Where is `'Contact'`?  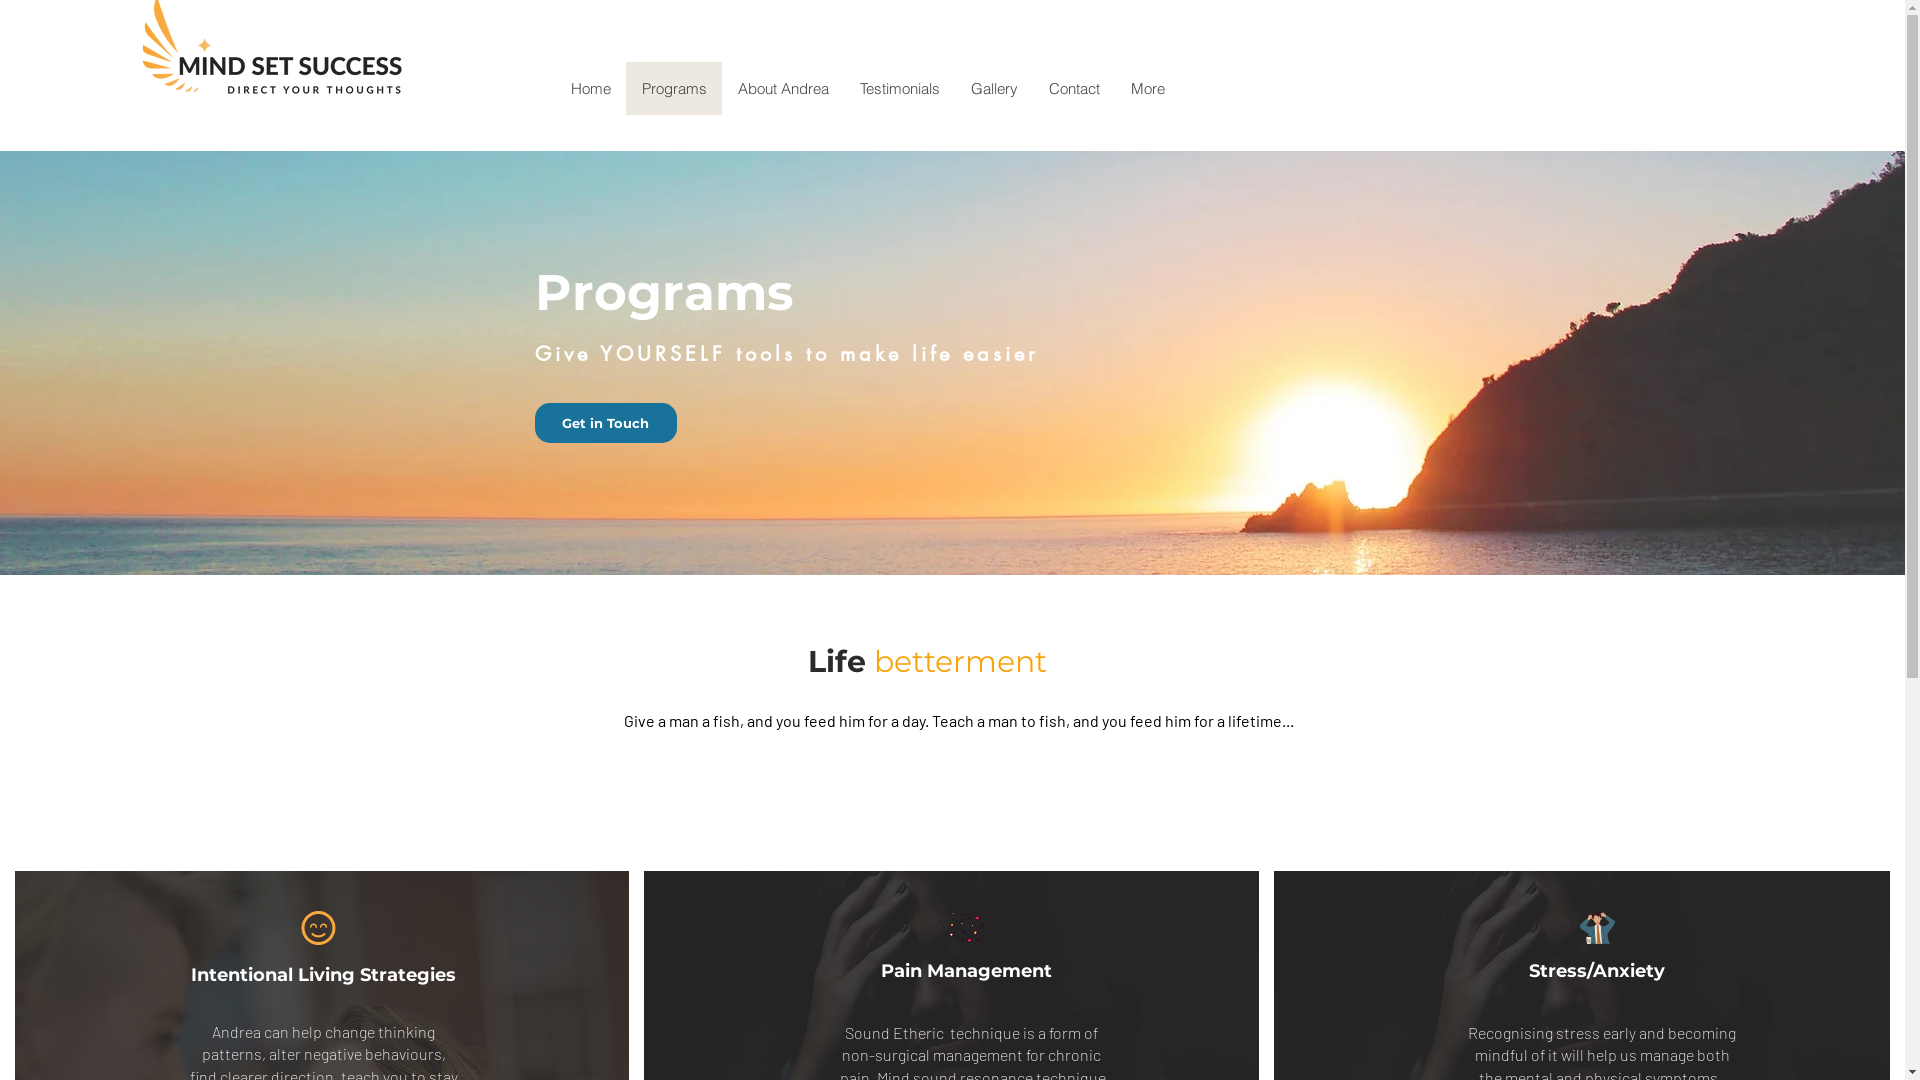
'Contact' is located at coordinates (1073, 87).